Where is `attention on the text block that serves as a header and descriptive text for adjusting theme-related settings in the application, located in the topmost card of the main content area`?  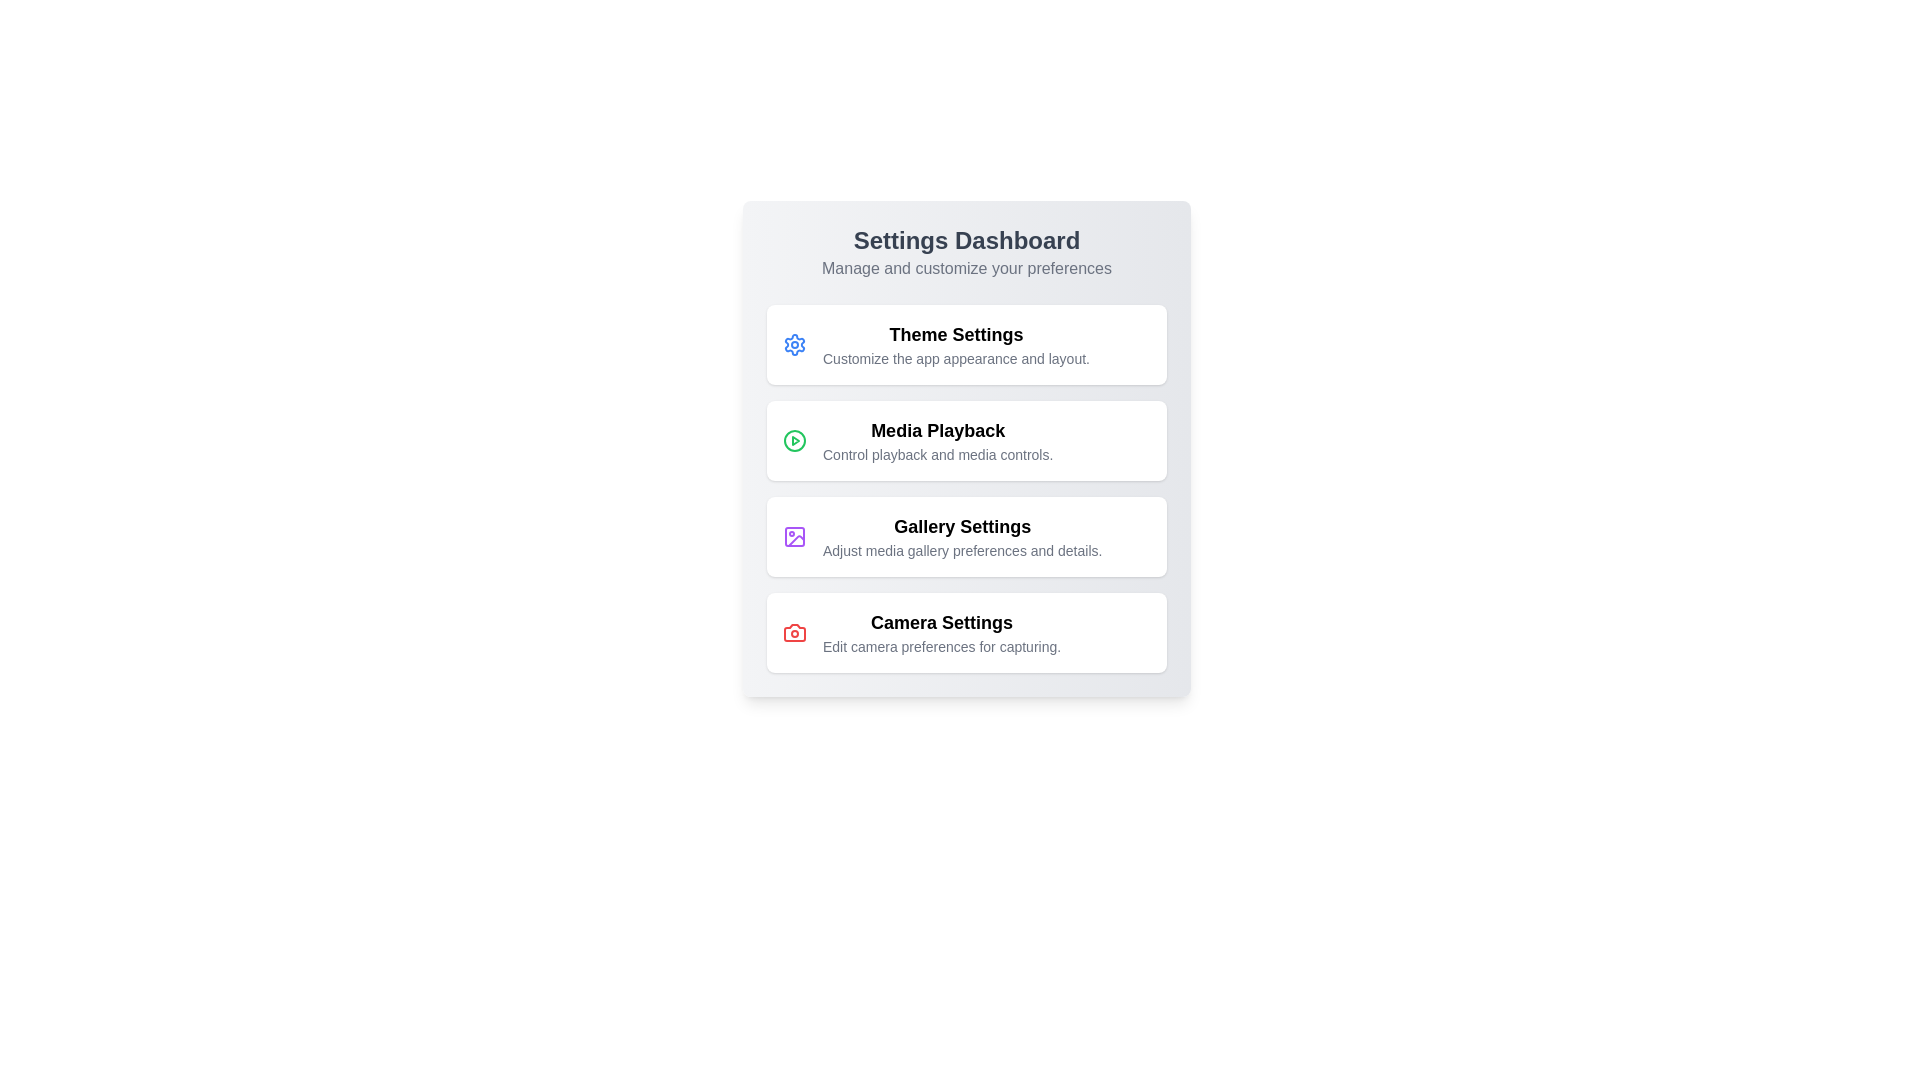 attention on the text block that serves as a header and descriptive text for adjusting theme-related settings in the application, located in the topmost card of the main content area is located at coordinates (955, 343).